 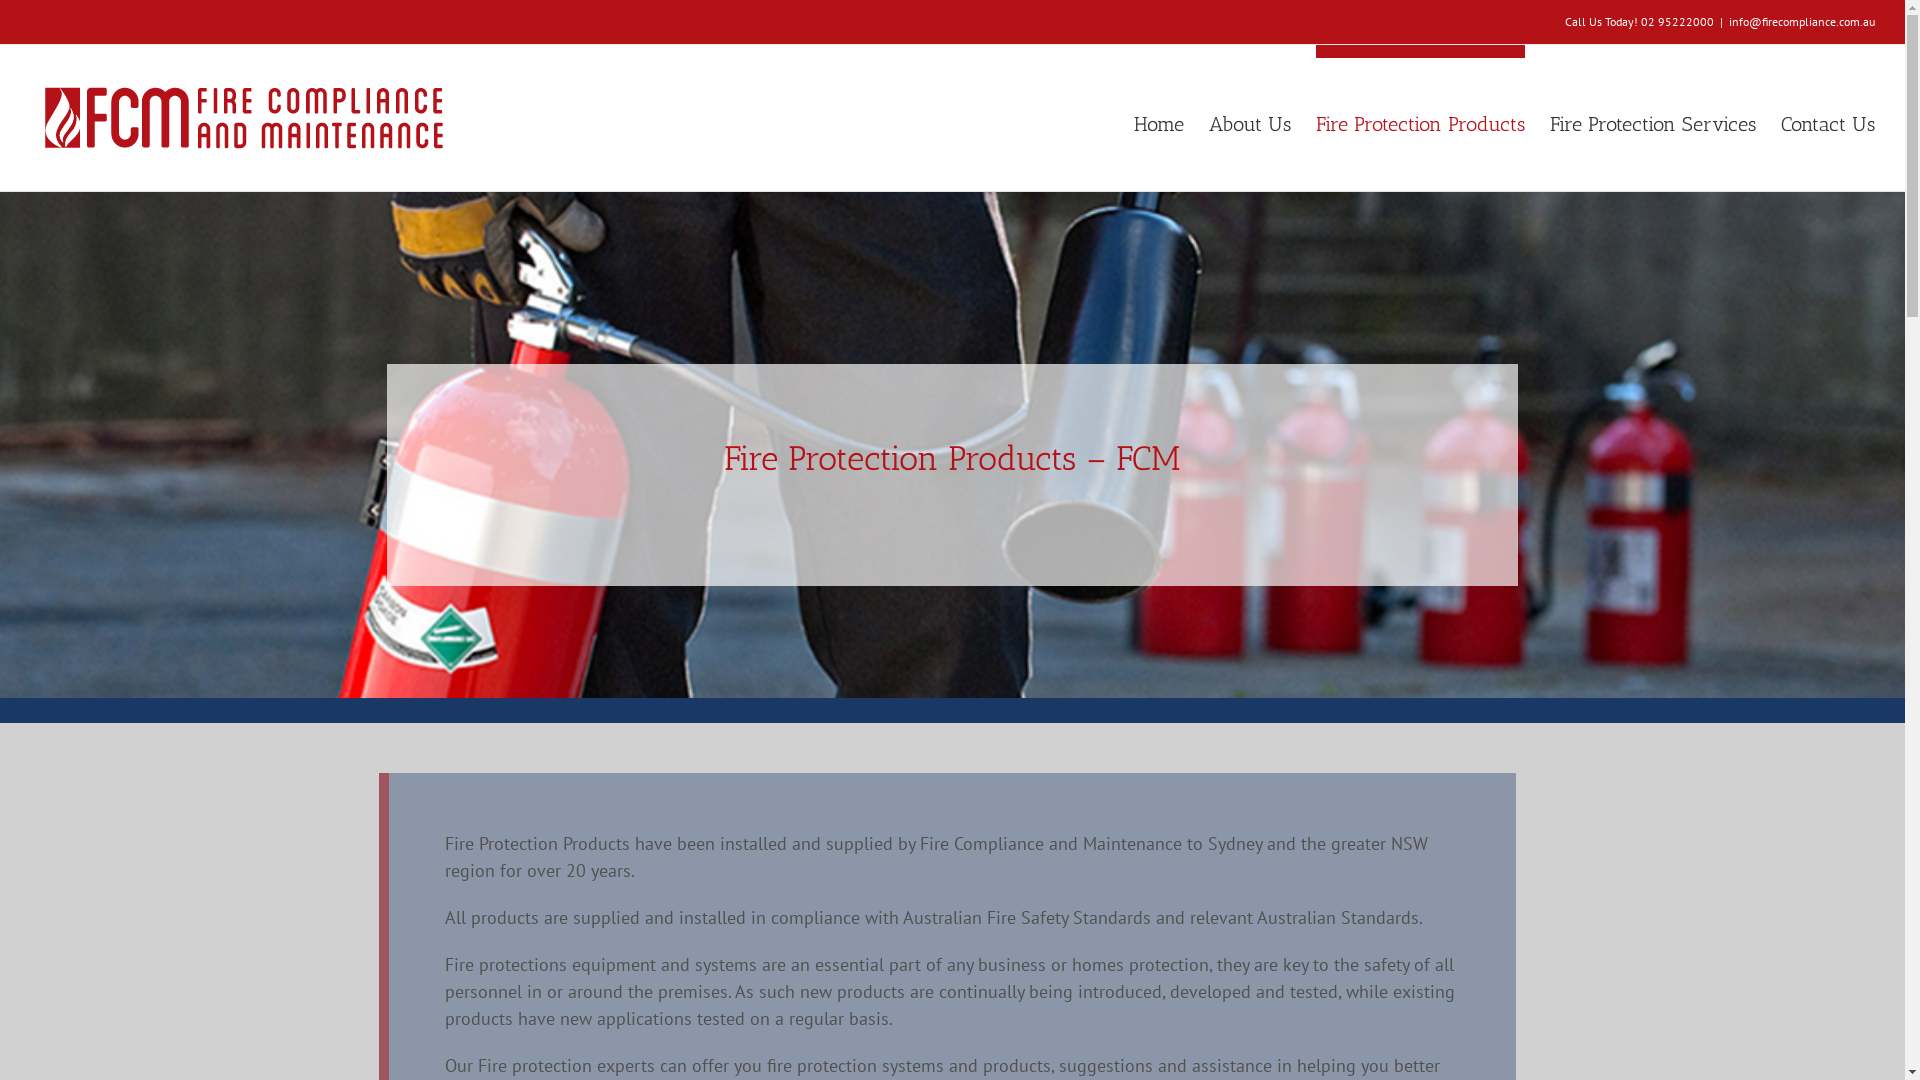 What do you see at coordinates (1677, 21) in the screenshot?
I see `'02 95222000'` at bounding box center [1677, 21].